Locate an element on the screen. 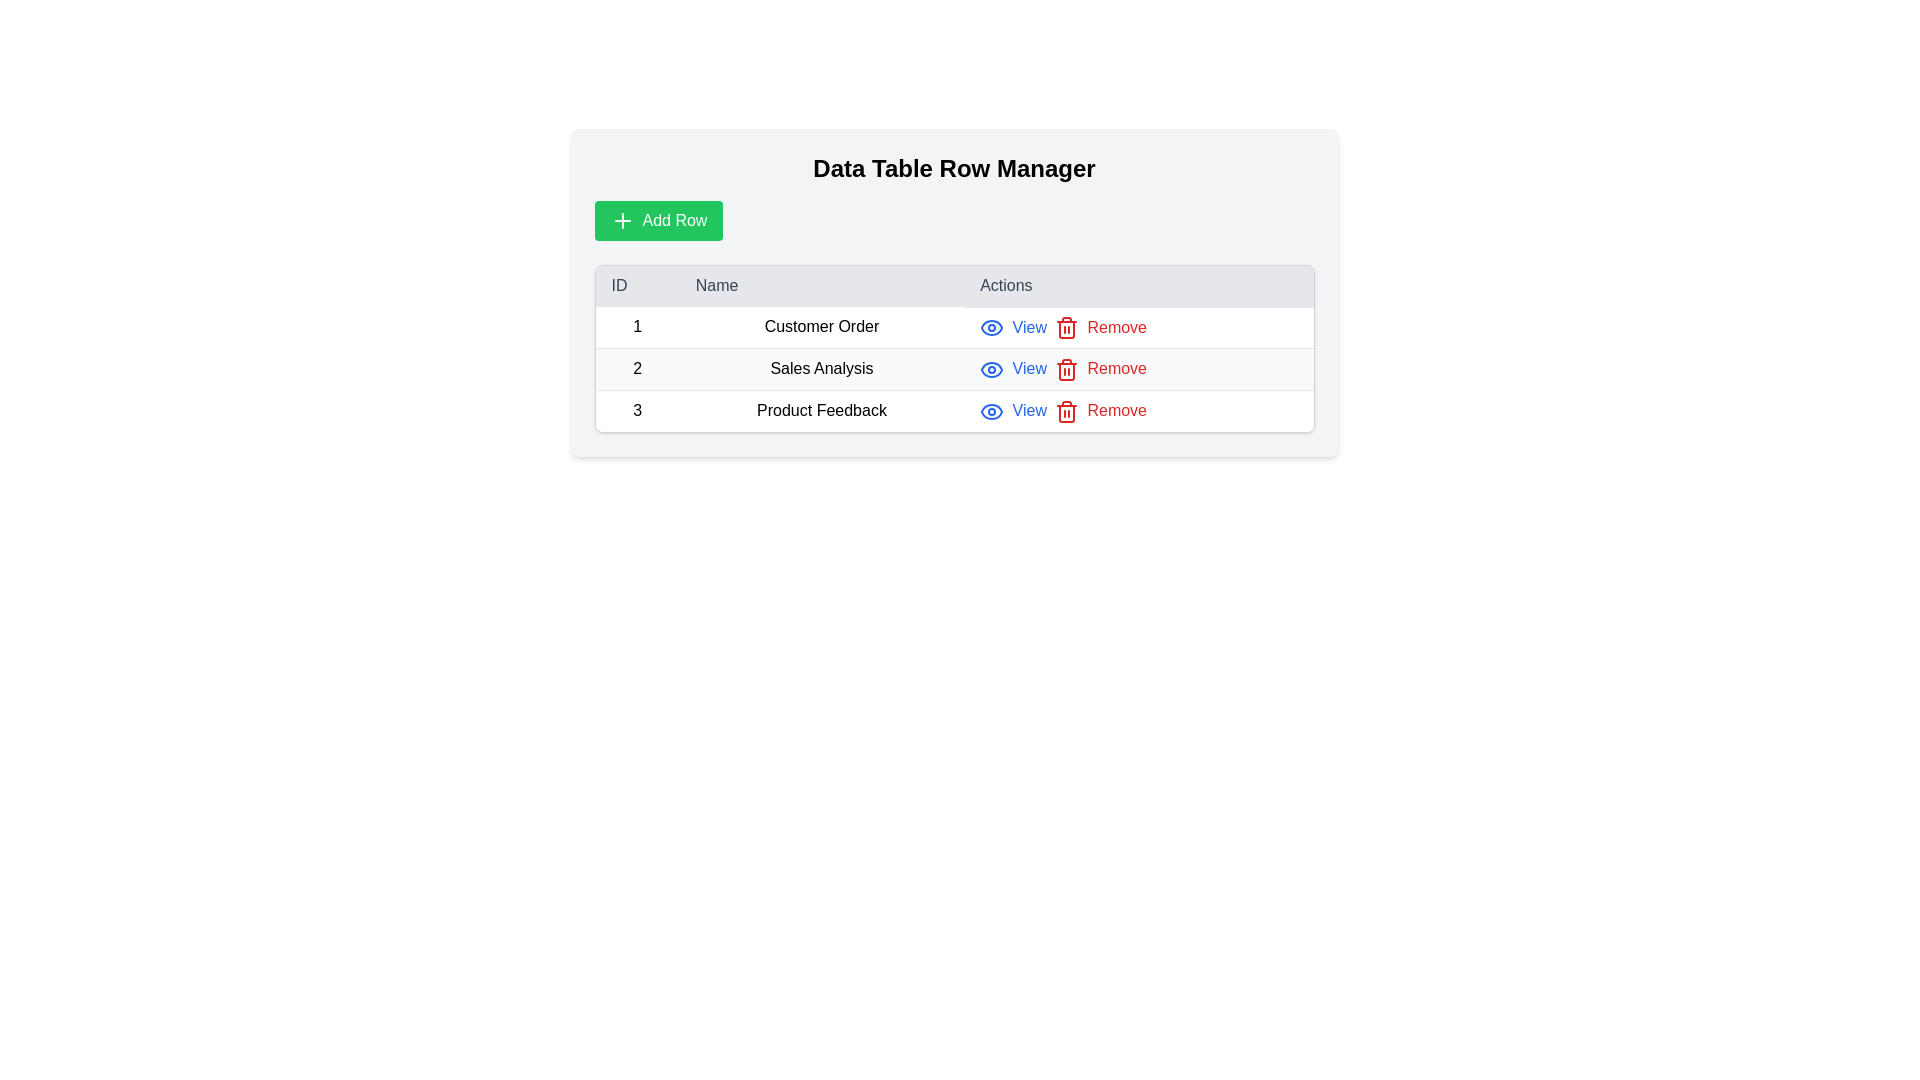 This screenshot has height=1080, width=1920. the interactive trash bin icon located in the 'Actions' column of the third row in the displayed table is located at coordinates (1065, 372).